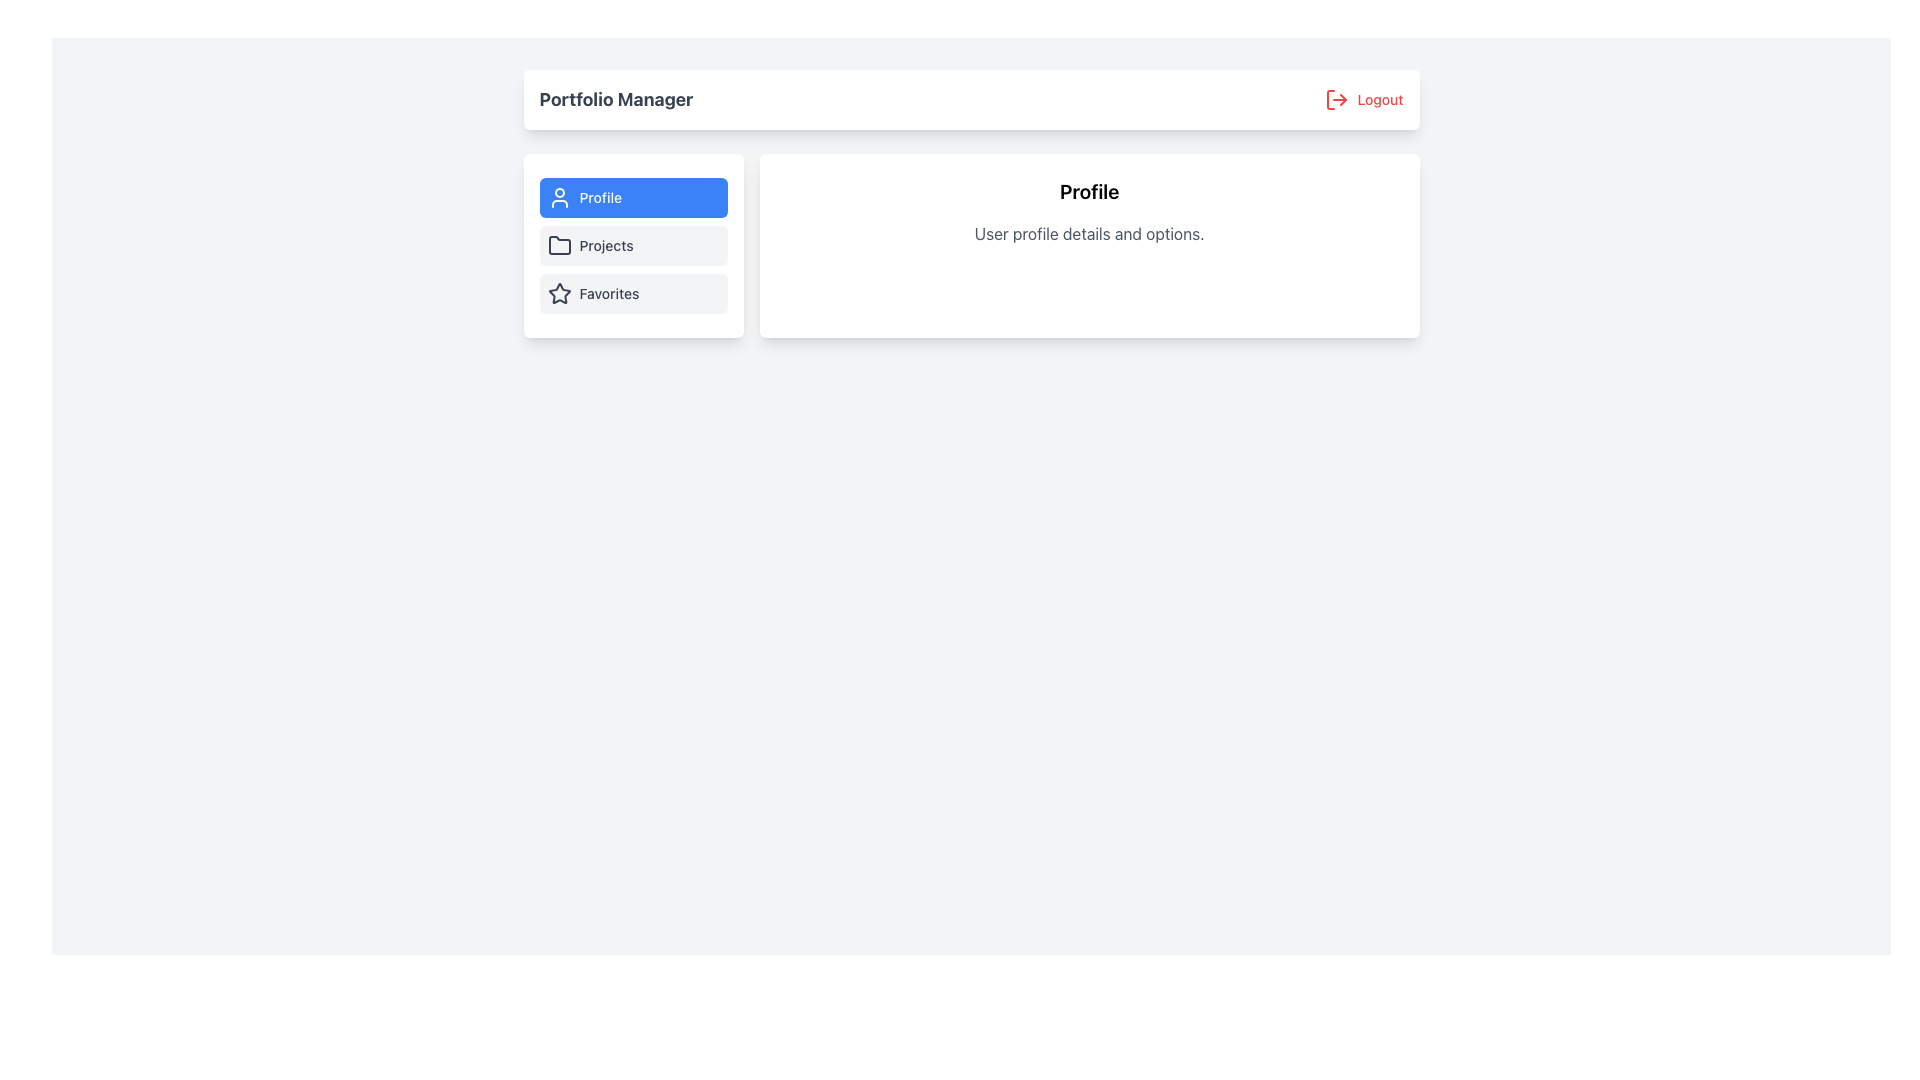 The width and height of the screenshot is (1920, 1080). What do you see at coordinates (1363, 100) in the screenshot?
I see `the logout button located to the right of 'Portfolio Manager' in the white header bar` at bounding box center [1363, 100].